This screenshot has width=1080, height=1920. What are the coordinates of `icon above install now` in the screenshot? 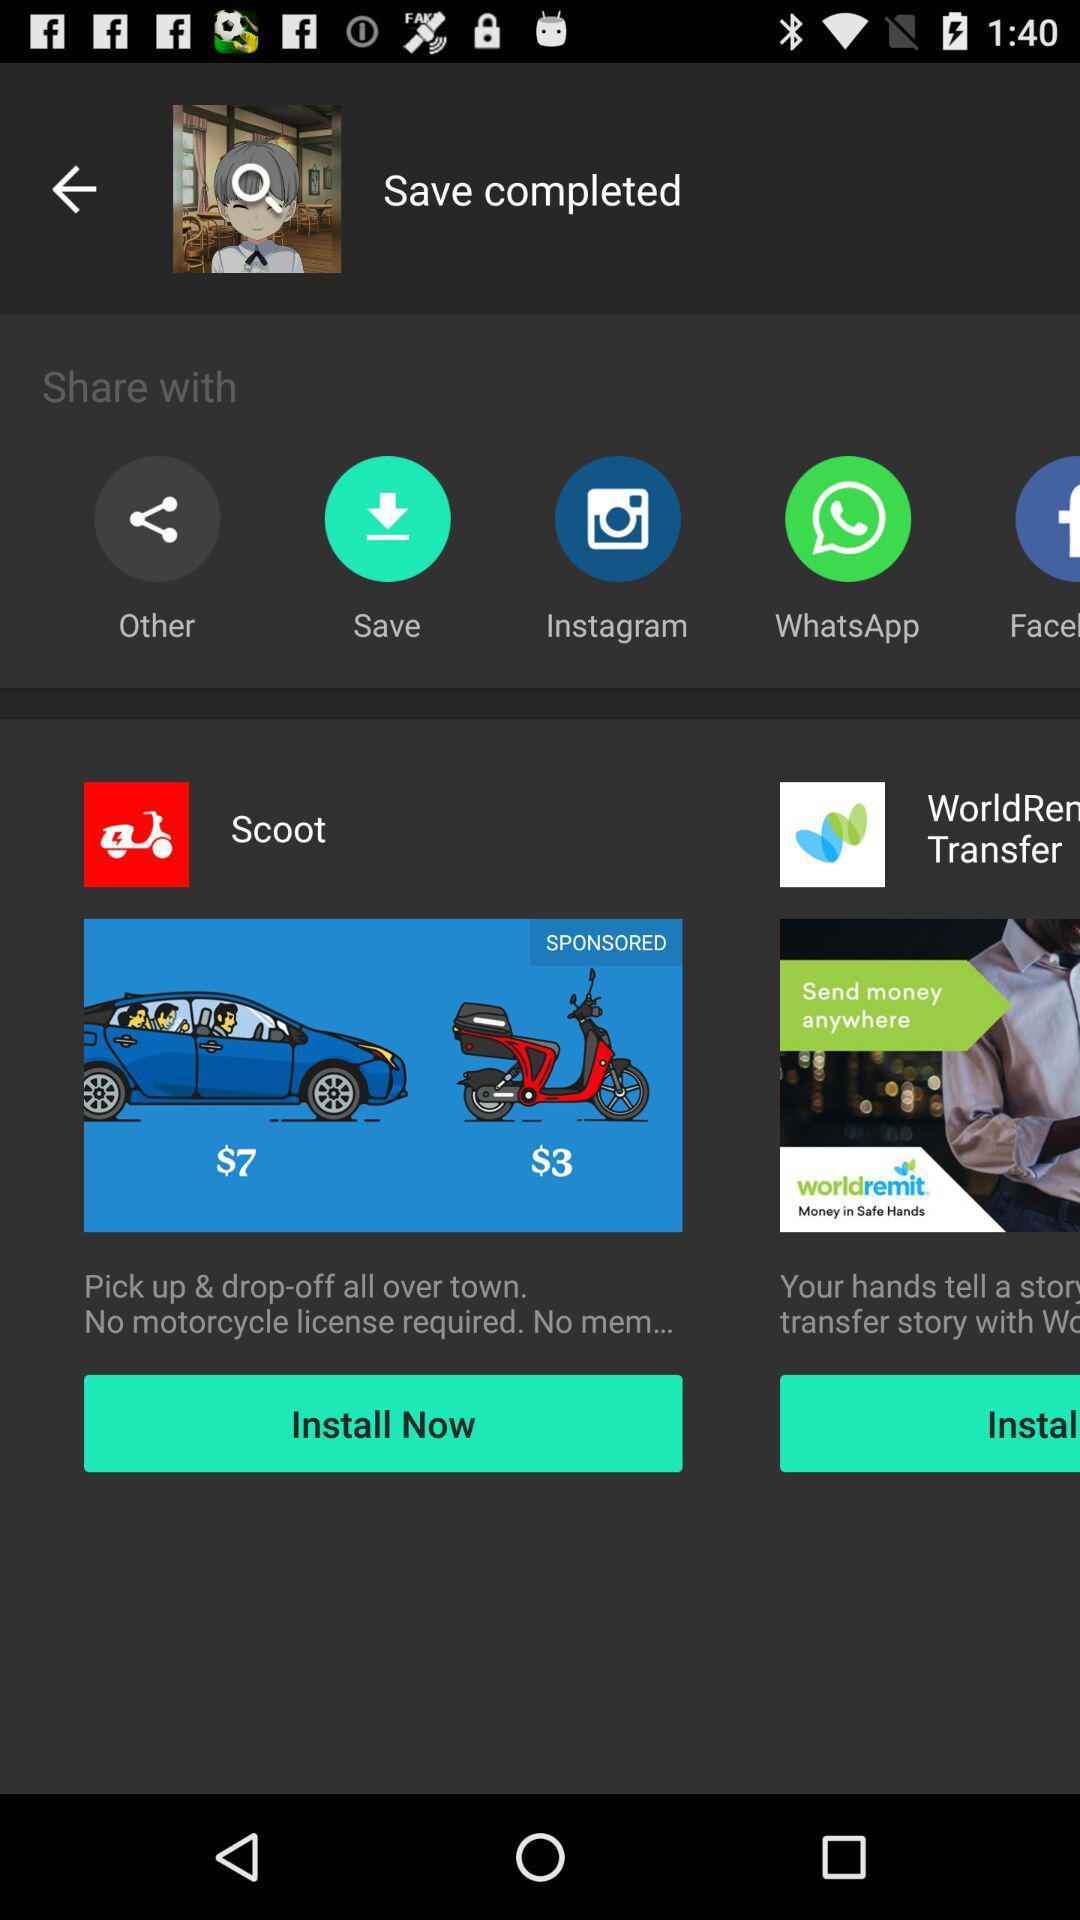 It's located at (929, 1303).